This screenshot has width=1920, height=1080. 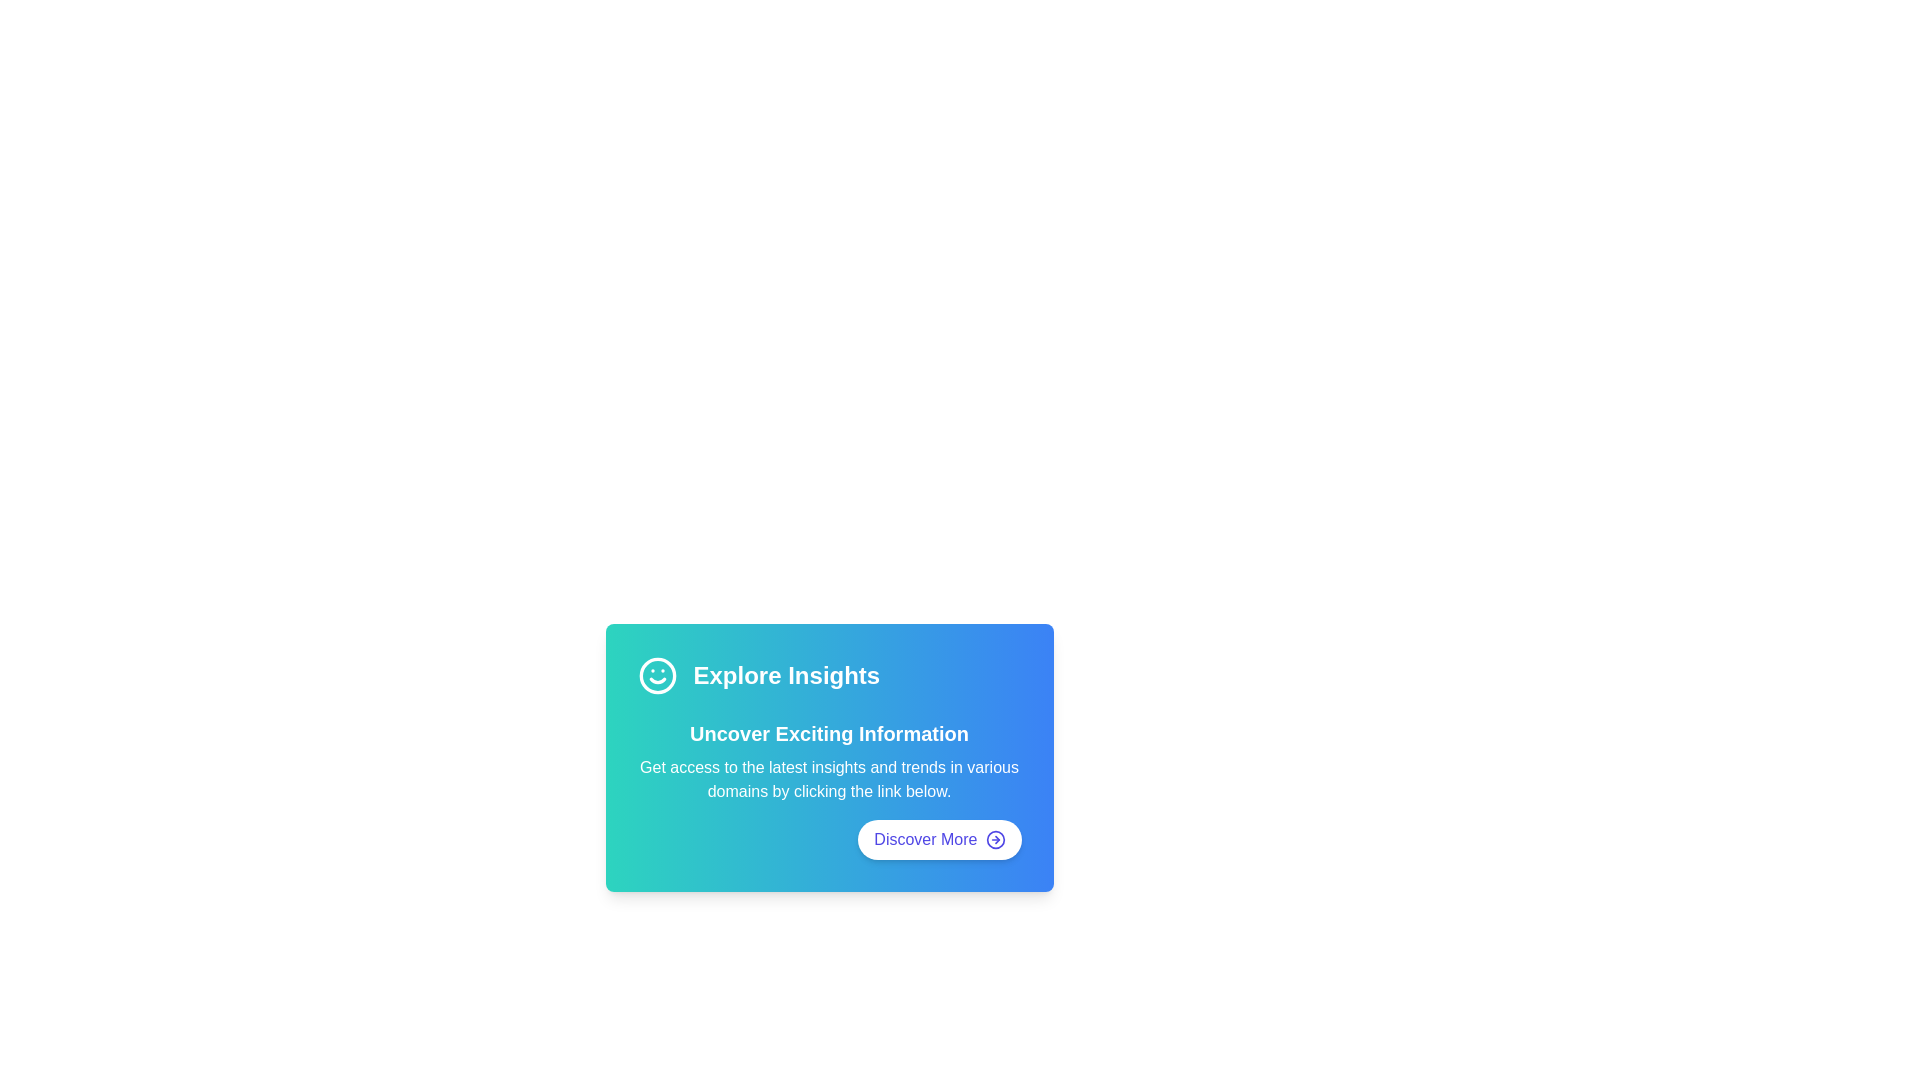 I want to click on the title/header text element that introduces the insights section, positioned on the right side of the smile icon, so click(x=785, y=675).